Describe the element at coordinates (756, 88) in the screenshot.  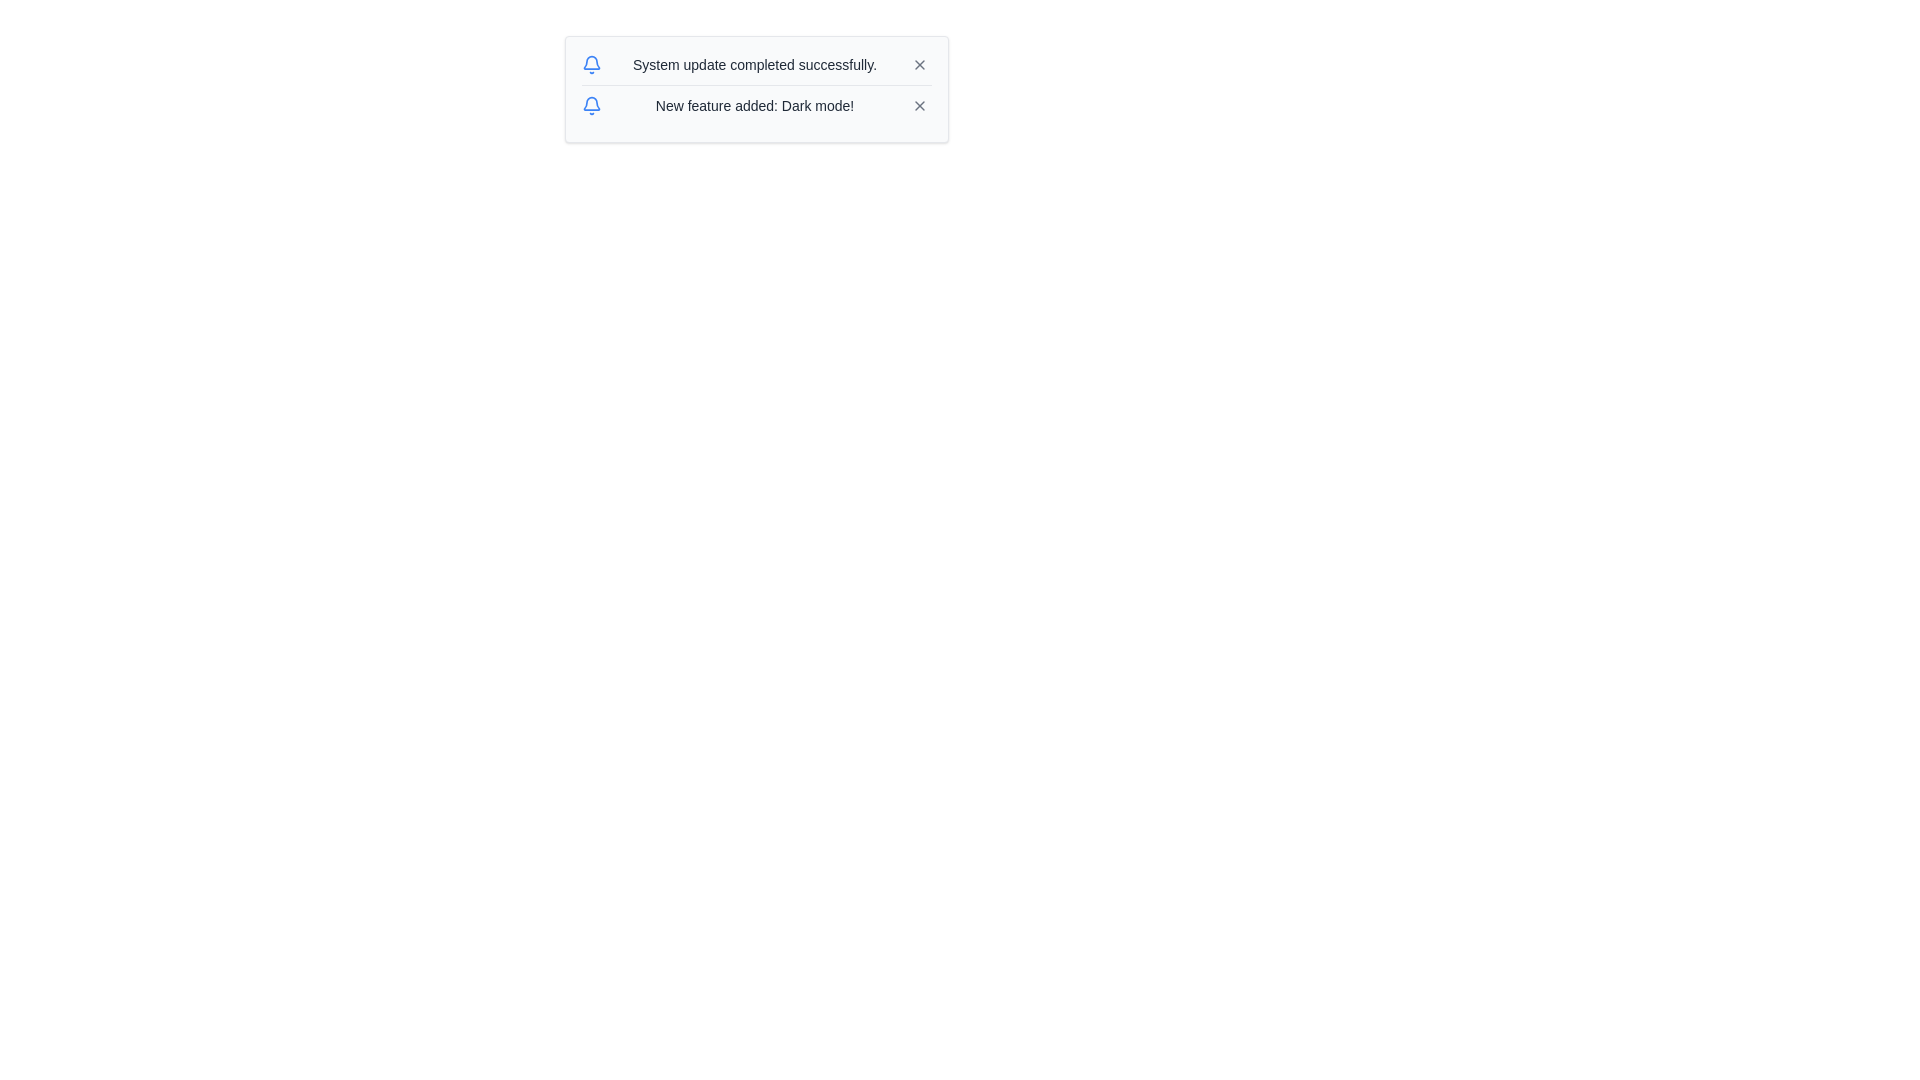
I see `the update by reading the second notification text that reads 'New feature added: Dark mode!'` at that location.